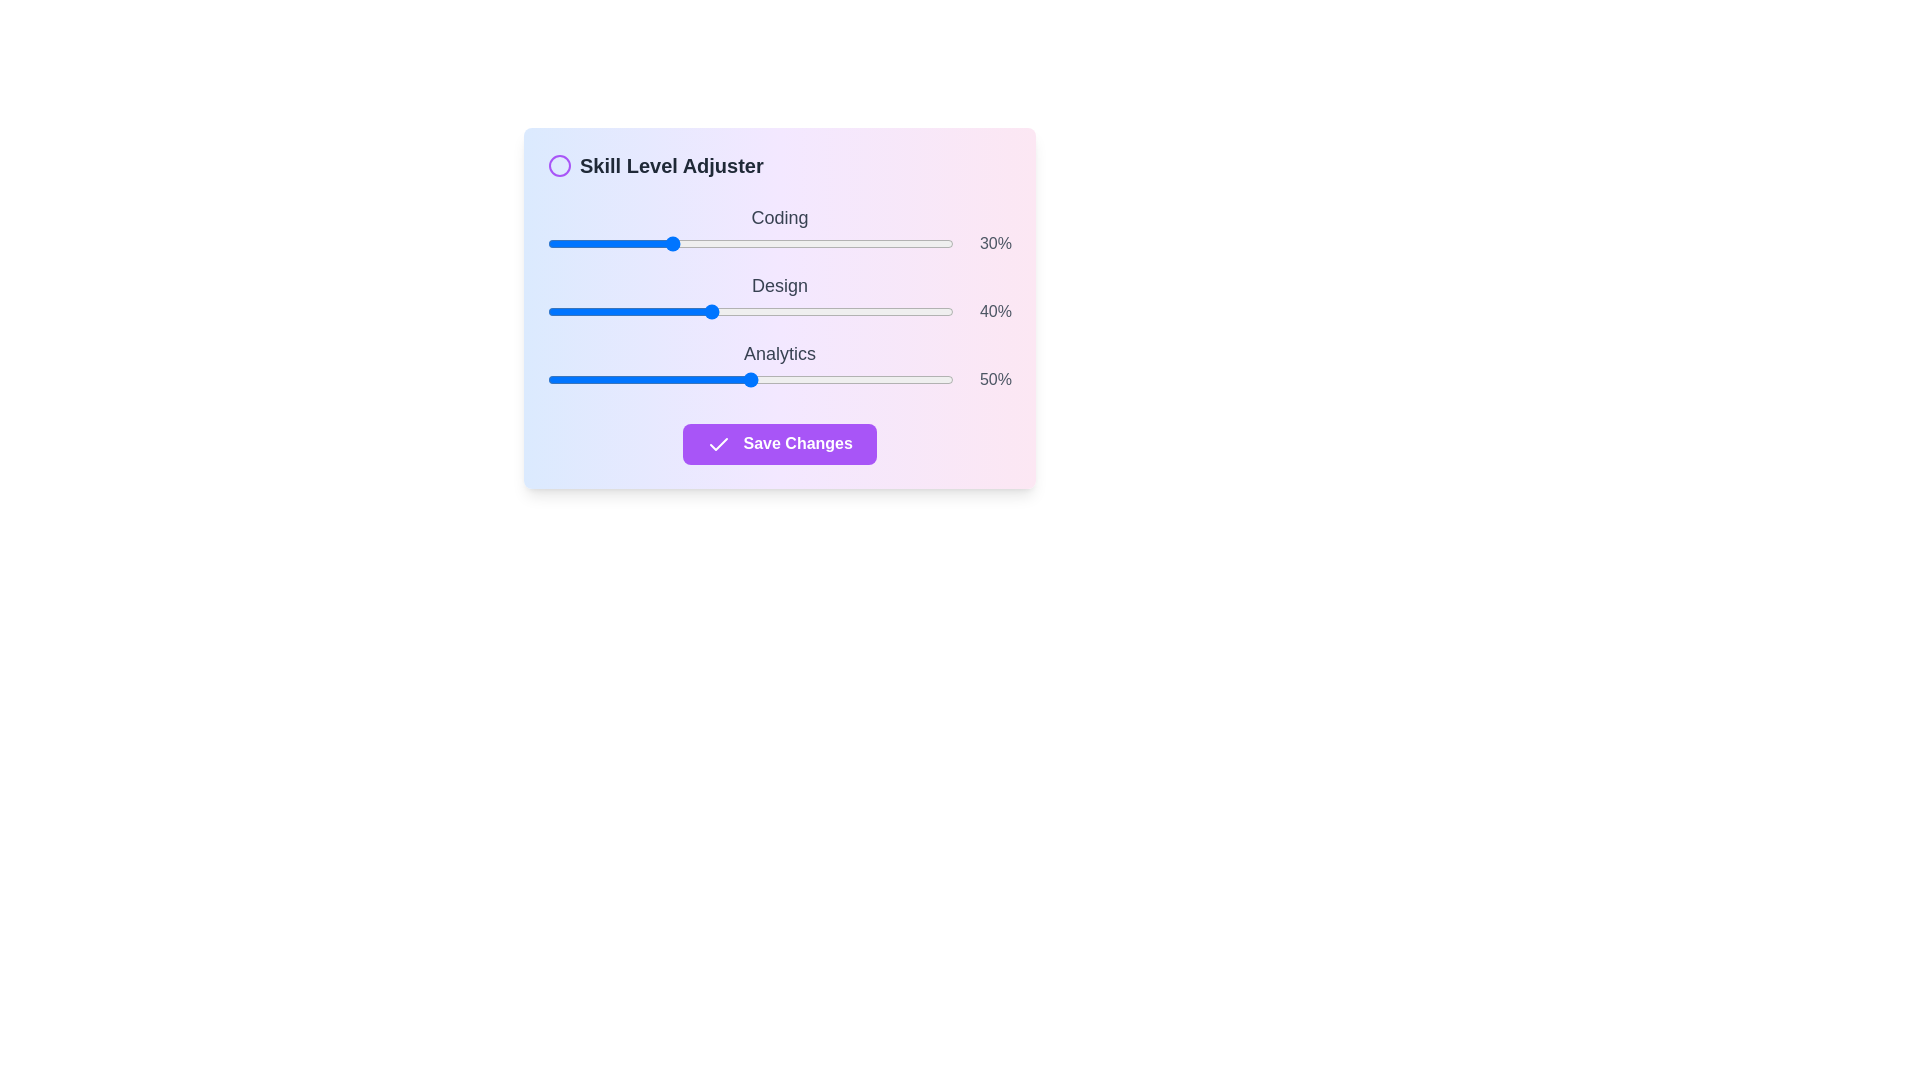 Image resolution: width=1920 pixels, height=1080 pixels. I want to click on the skill labels to examine their text, so click(778, 218).